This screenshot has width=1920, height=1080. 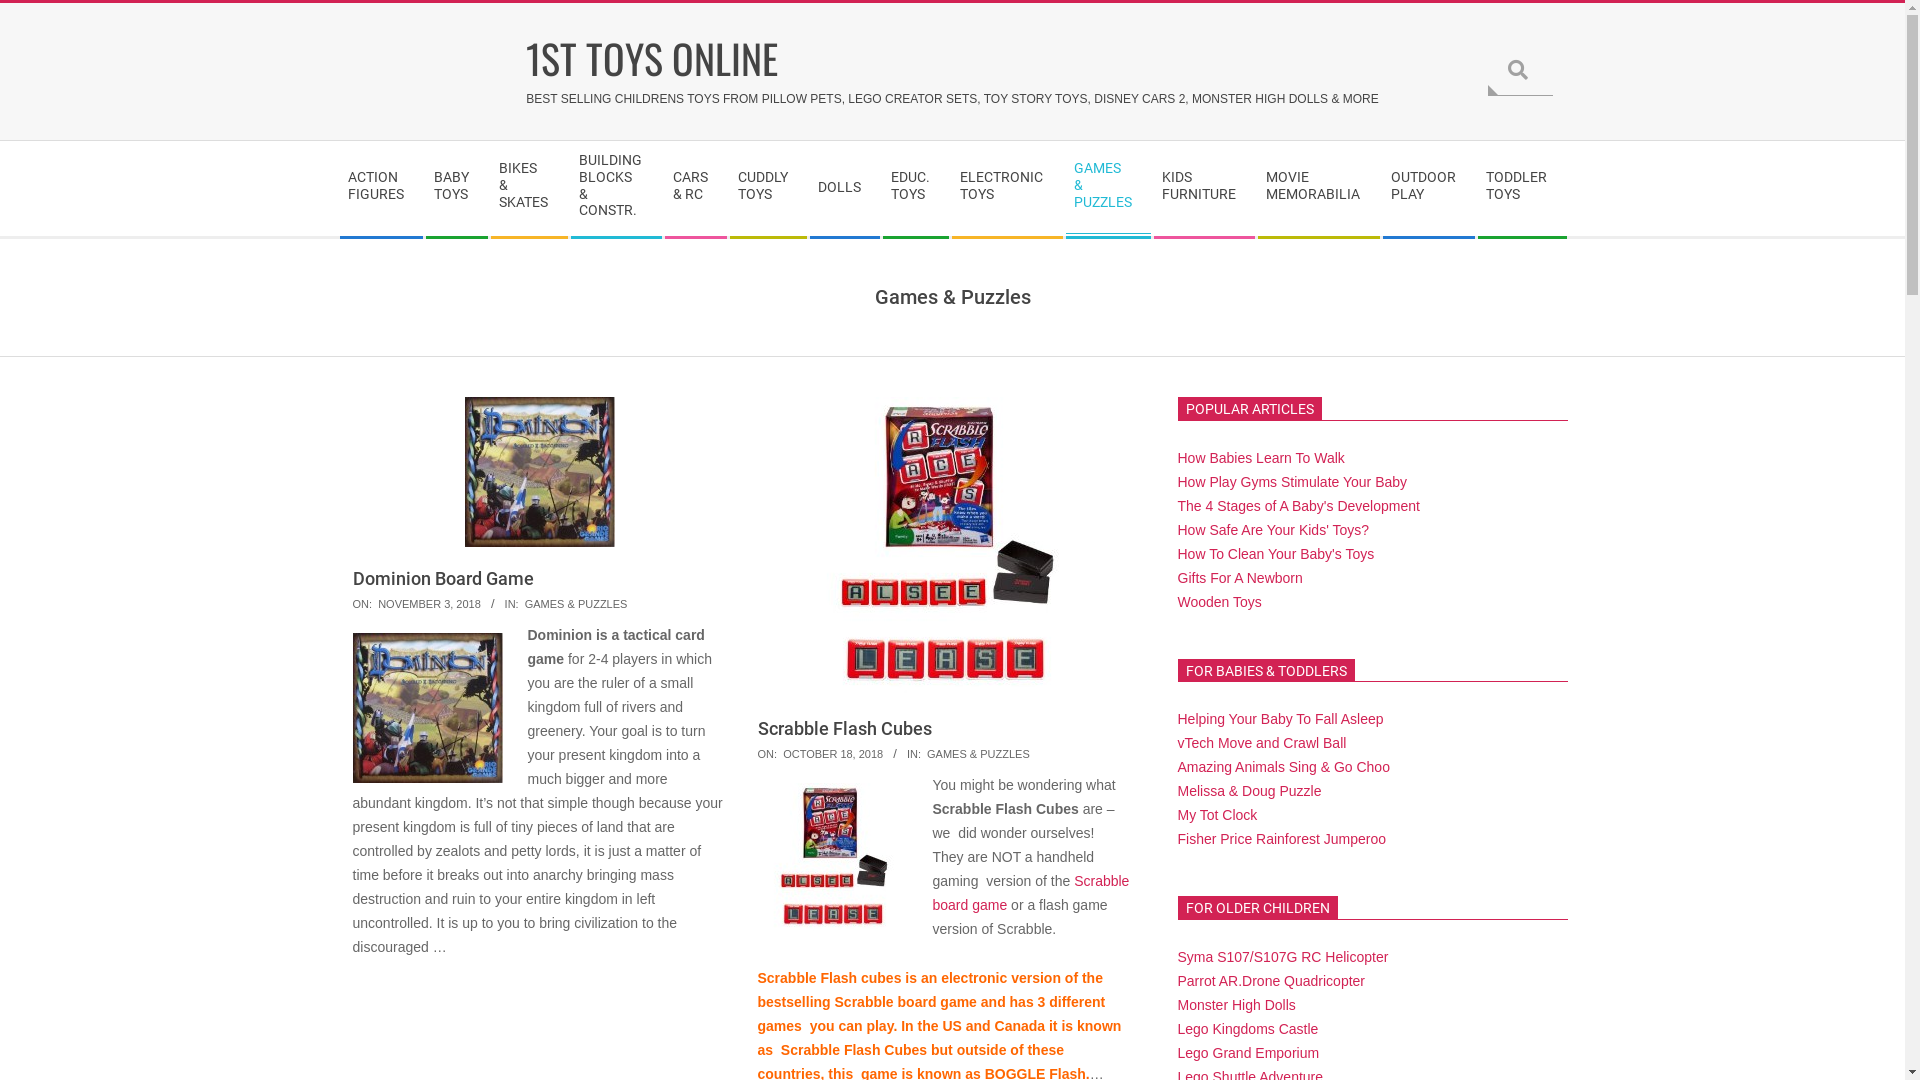 I want to click on 'CUDDLY TOYS', so click(x=767, y=189).